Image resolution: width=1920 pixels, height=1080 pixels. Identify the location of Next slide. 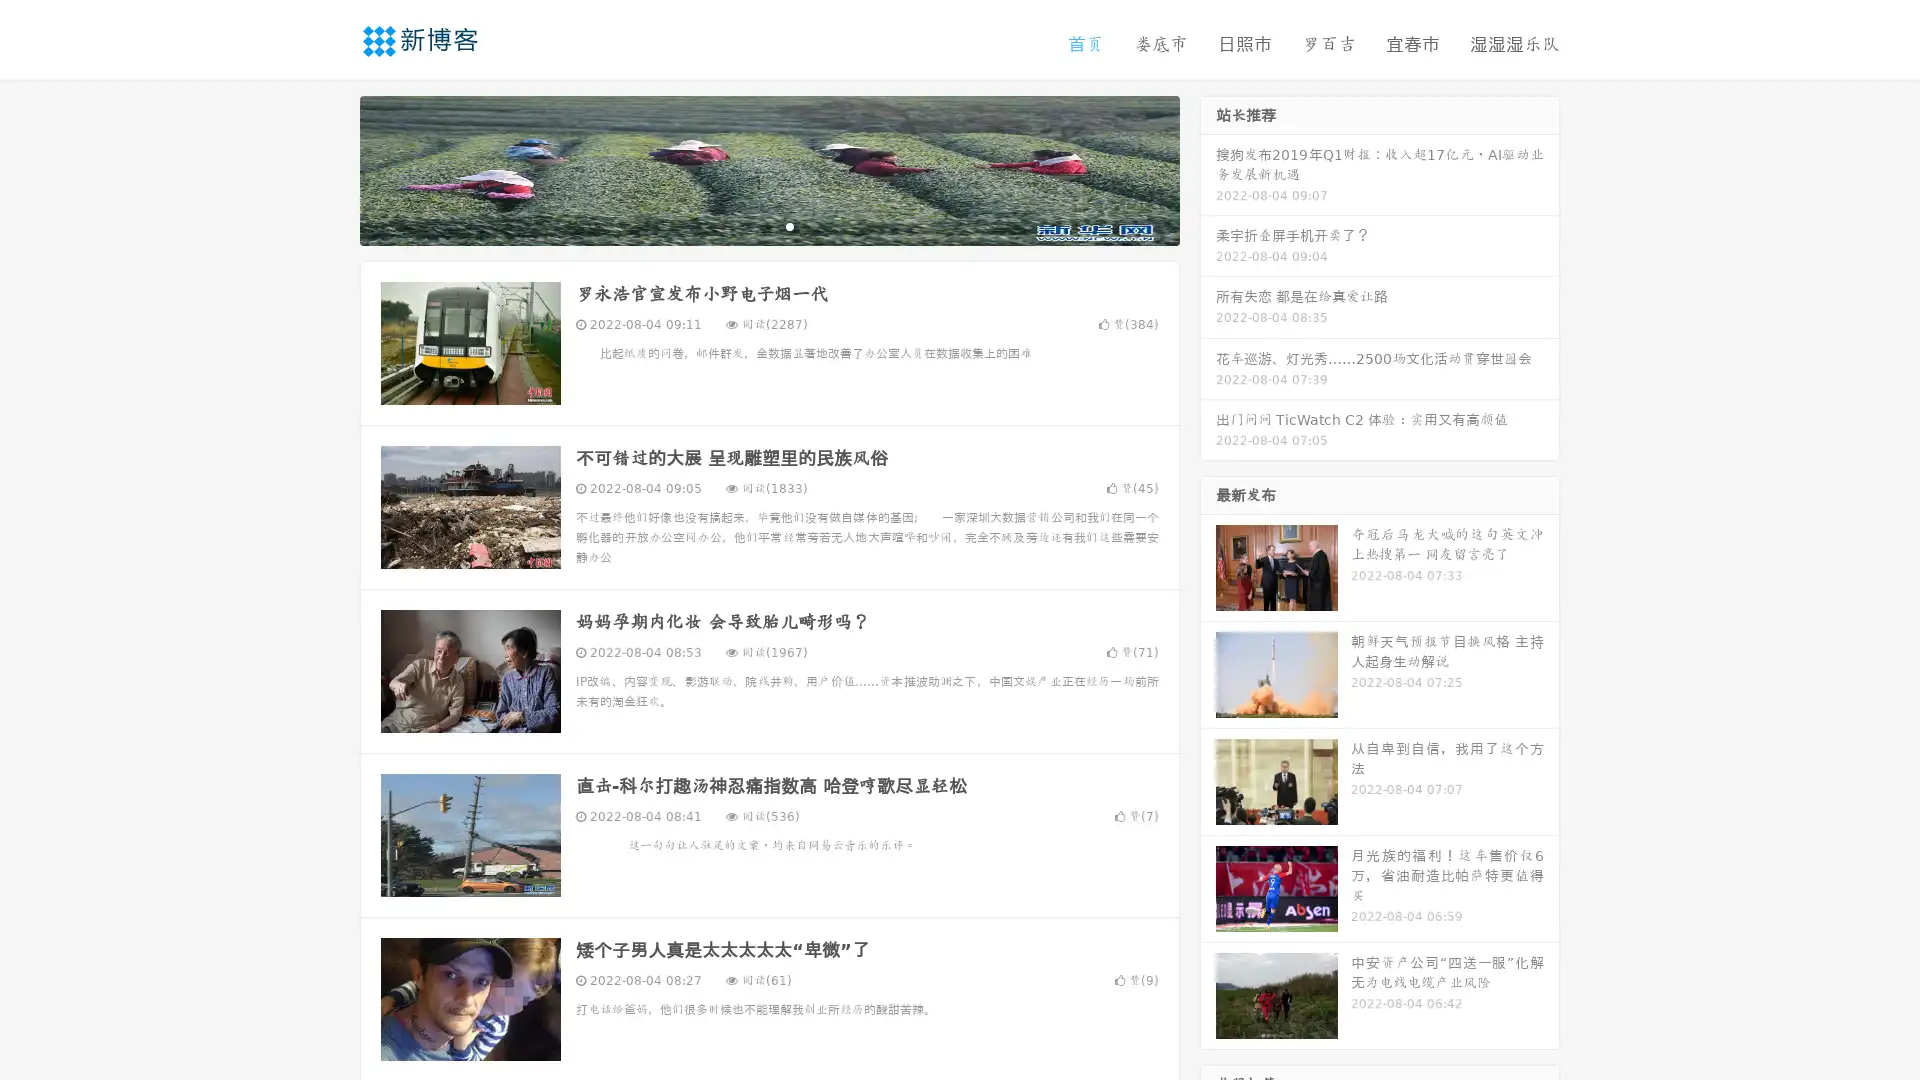
(1208, 168).